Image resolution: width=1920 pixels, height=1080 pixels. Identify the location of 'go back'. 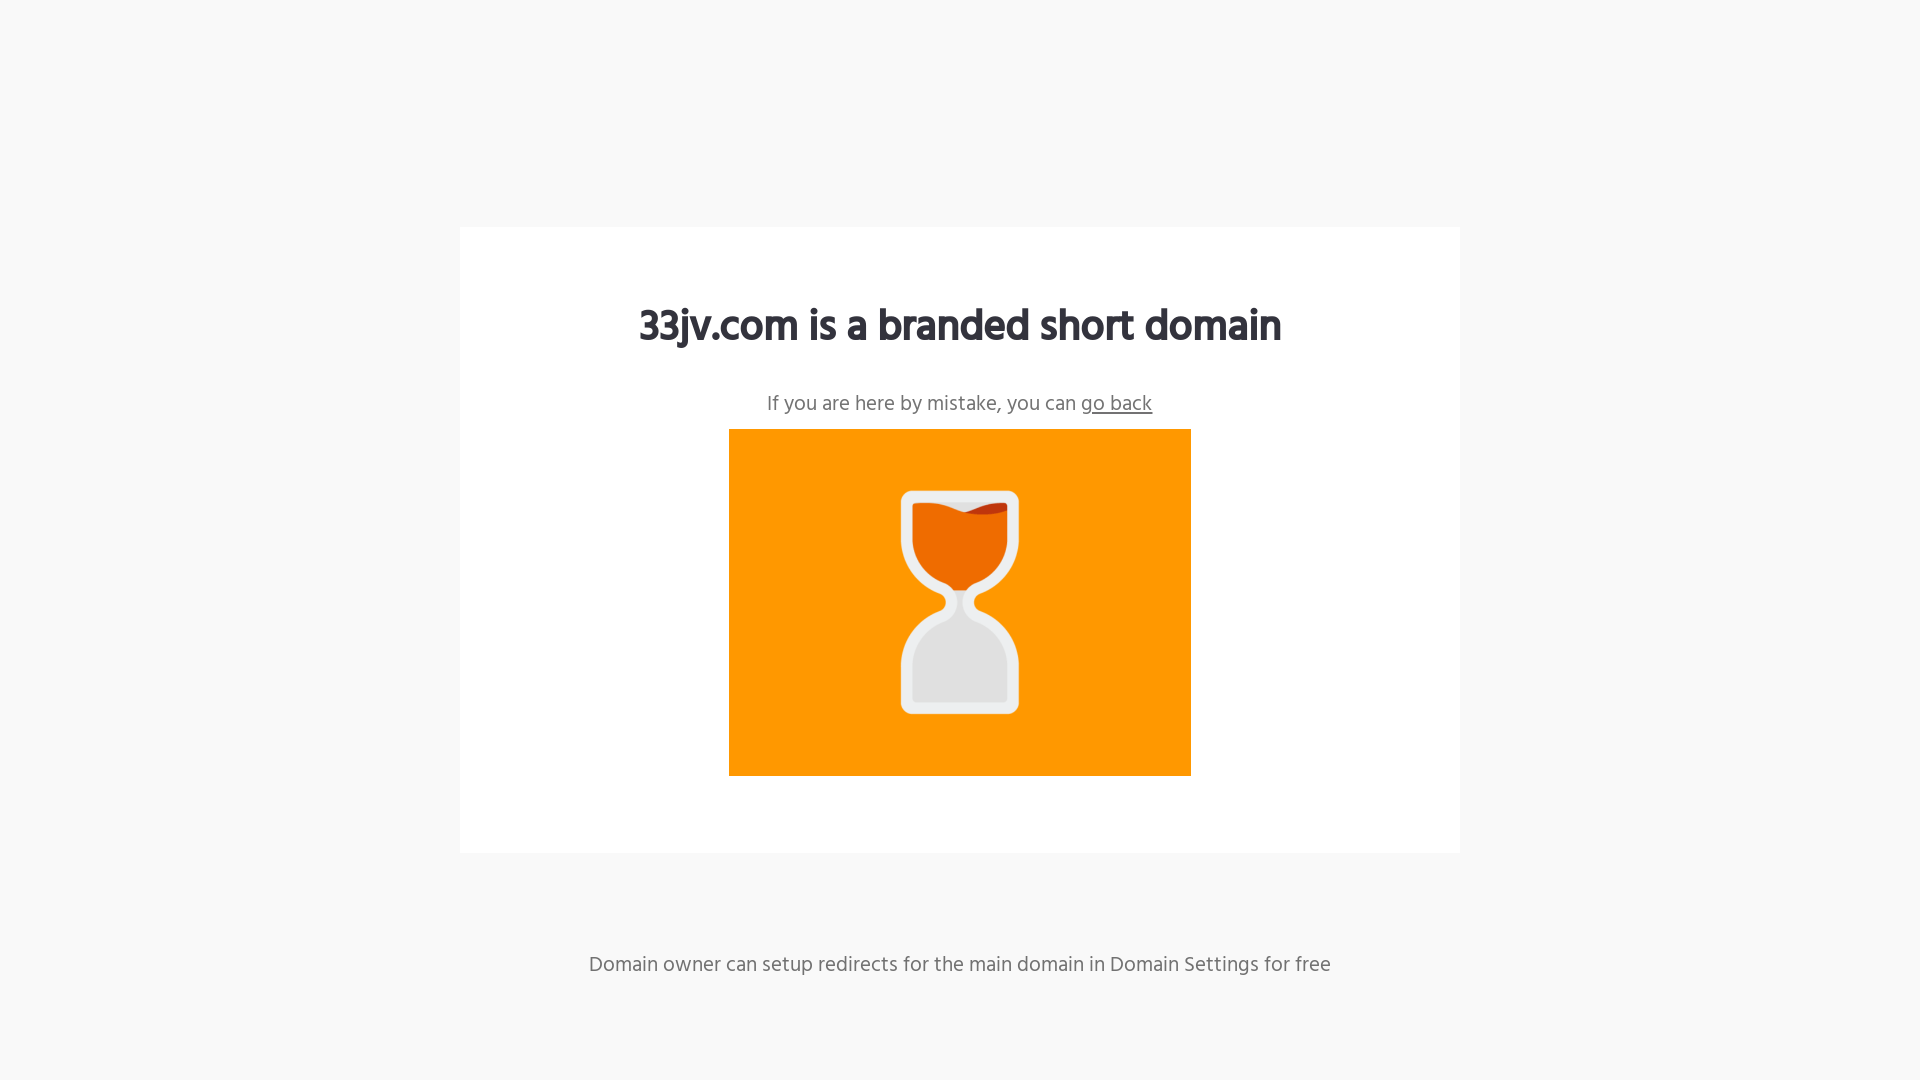
(1115, 404).